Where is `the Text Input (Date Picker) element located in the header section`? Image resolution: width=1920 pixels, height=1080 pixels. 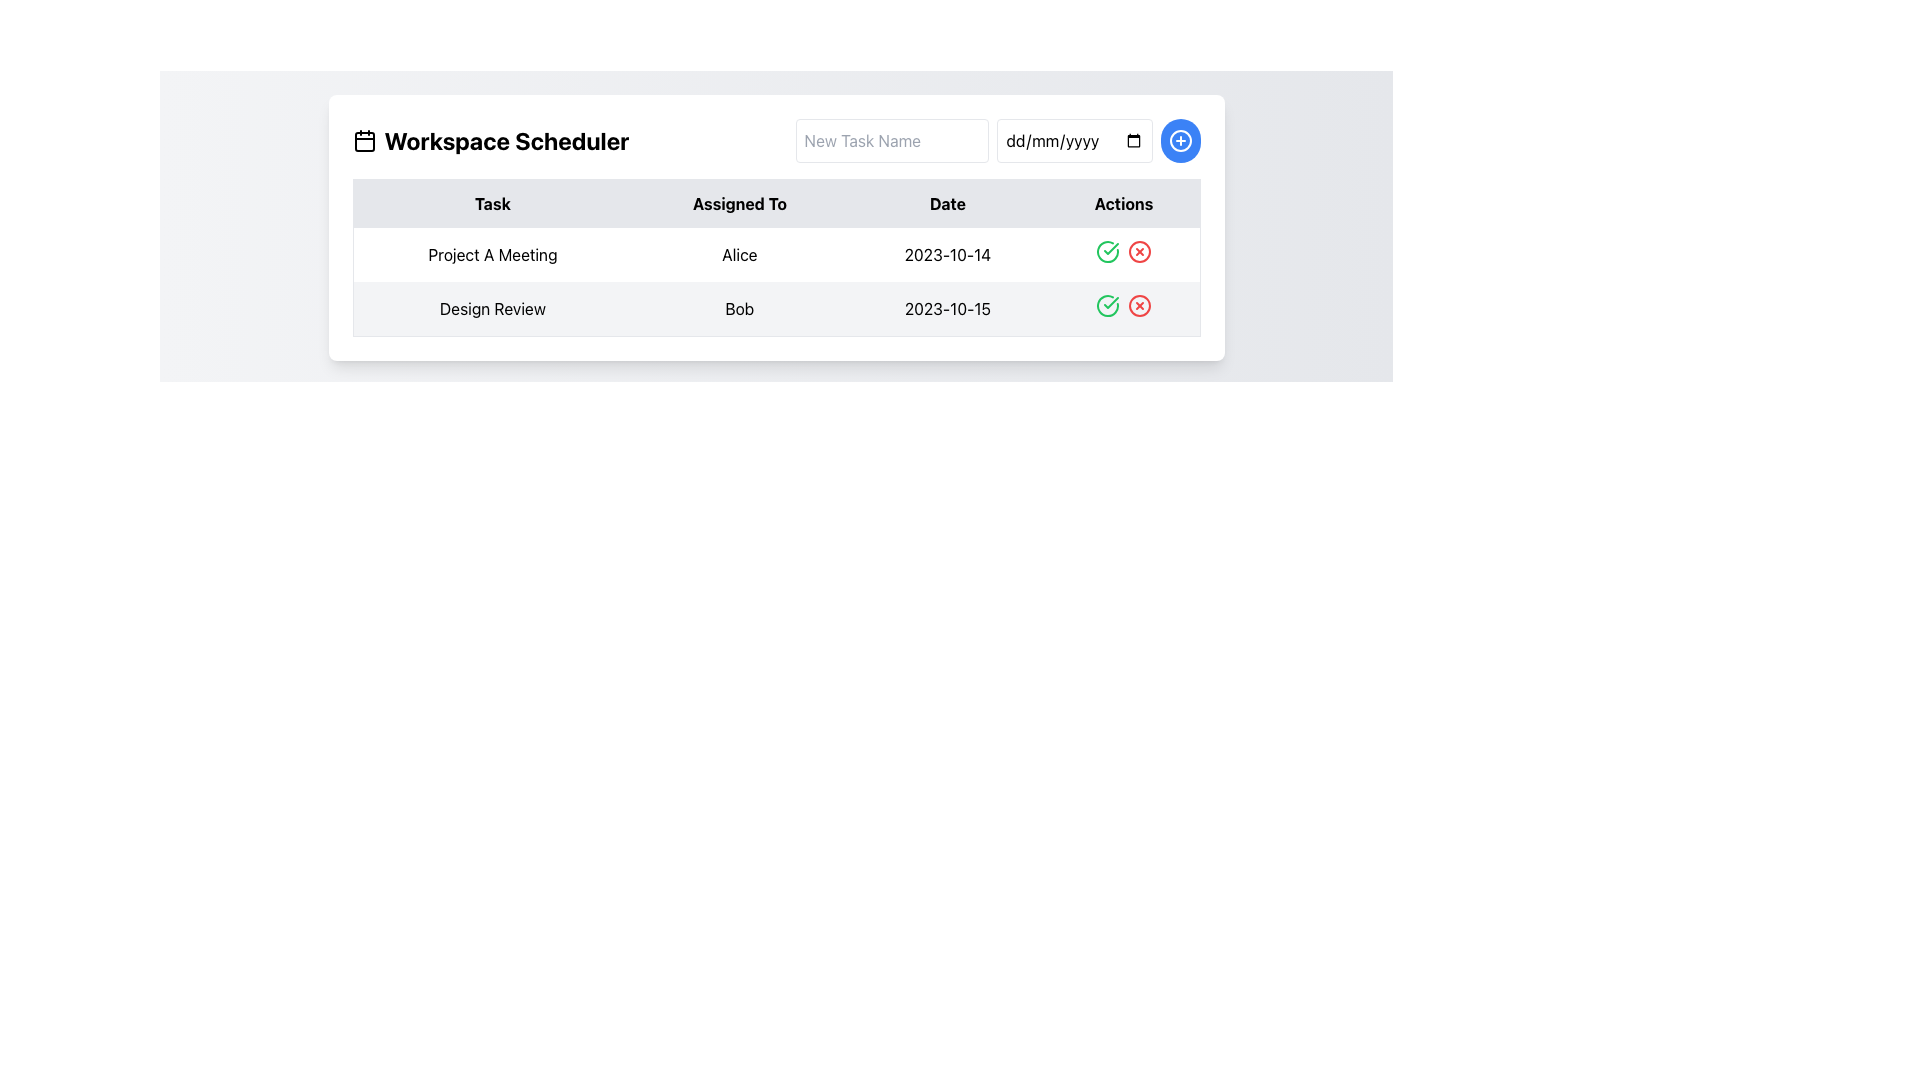 the Text Input (Date Picker) element located in the header section is located at coordinates (1073, 140).